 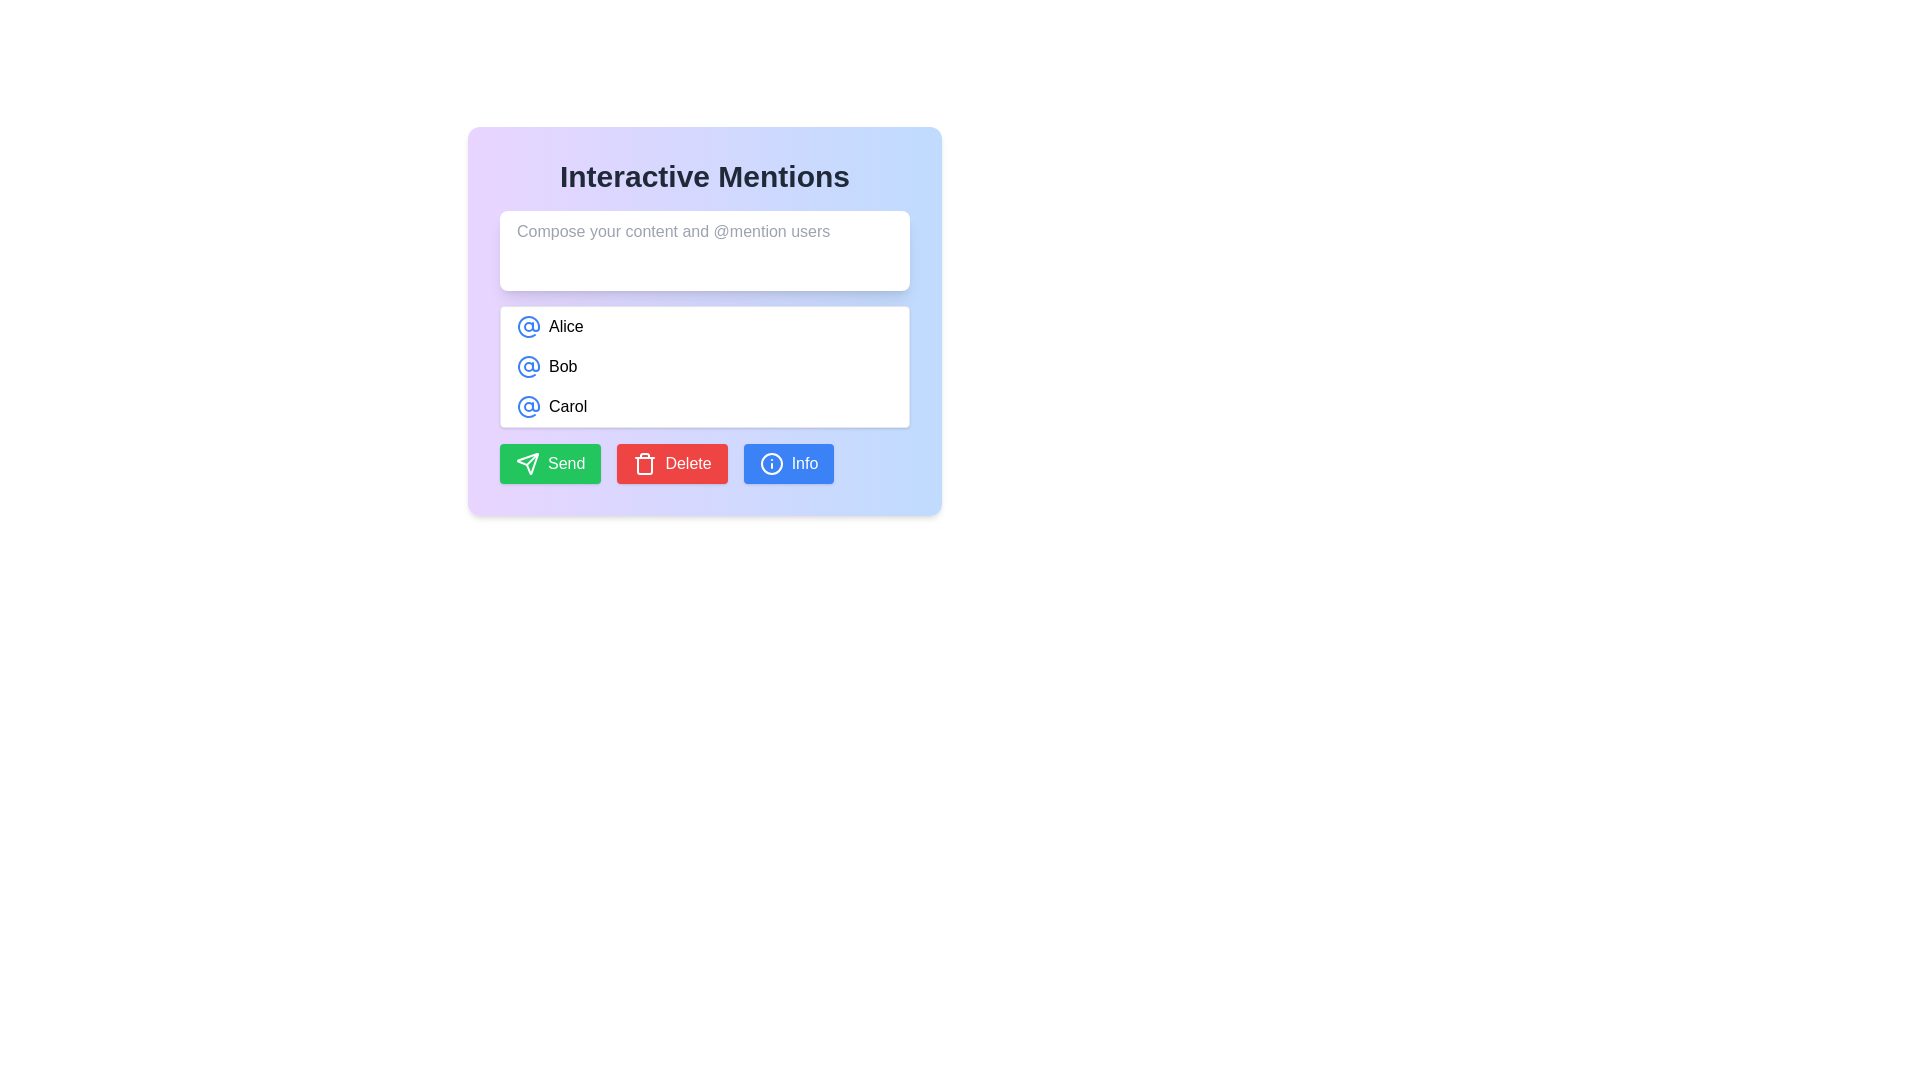 What do you see at coordinates (528, 366) in the screenshot?
I see `the circular, blue-colored '@' icon located next to the text 'Bob' in the interactive mentions section` at bounding box center [528, 366].